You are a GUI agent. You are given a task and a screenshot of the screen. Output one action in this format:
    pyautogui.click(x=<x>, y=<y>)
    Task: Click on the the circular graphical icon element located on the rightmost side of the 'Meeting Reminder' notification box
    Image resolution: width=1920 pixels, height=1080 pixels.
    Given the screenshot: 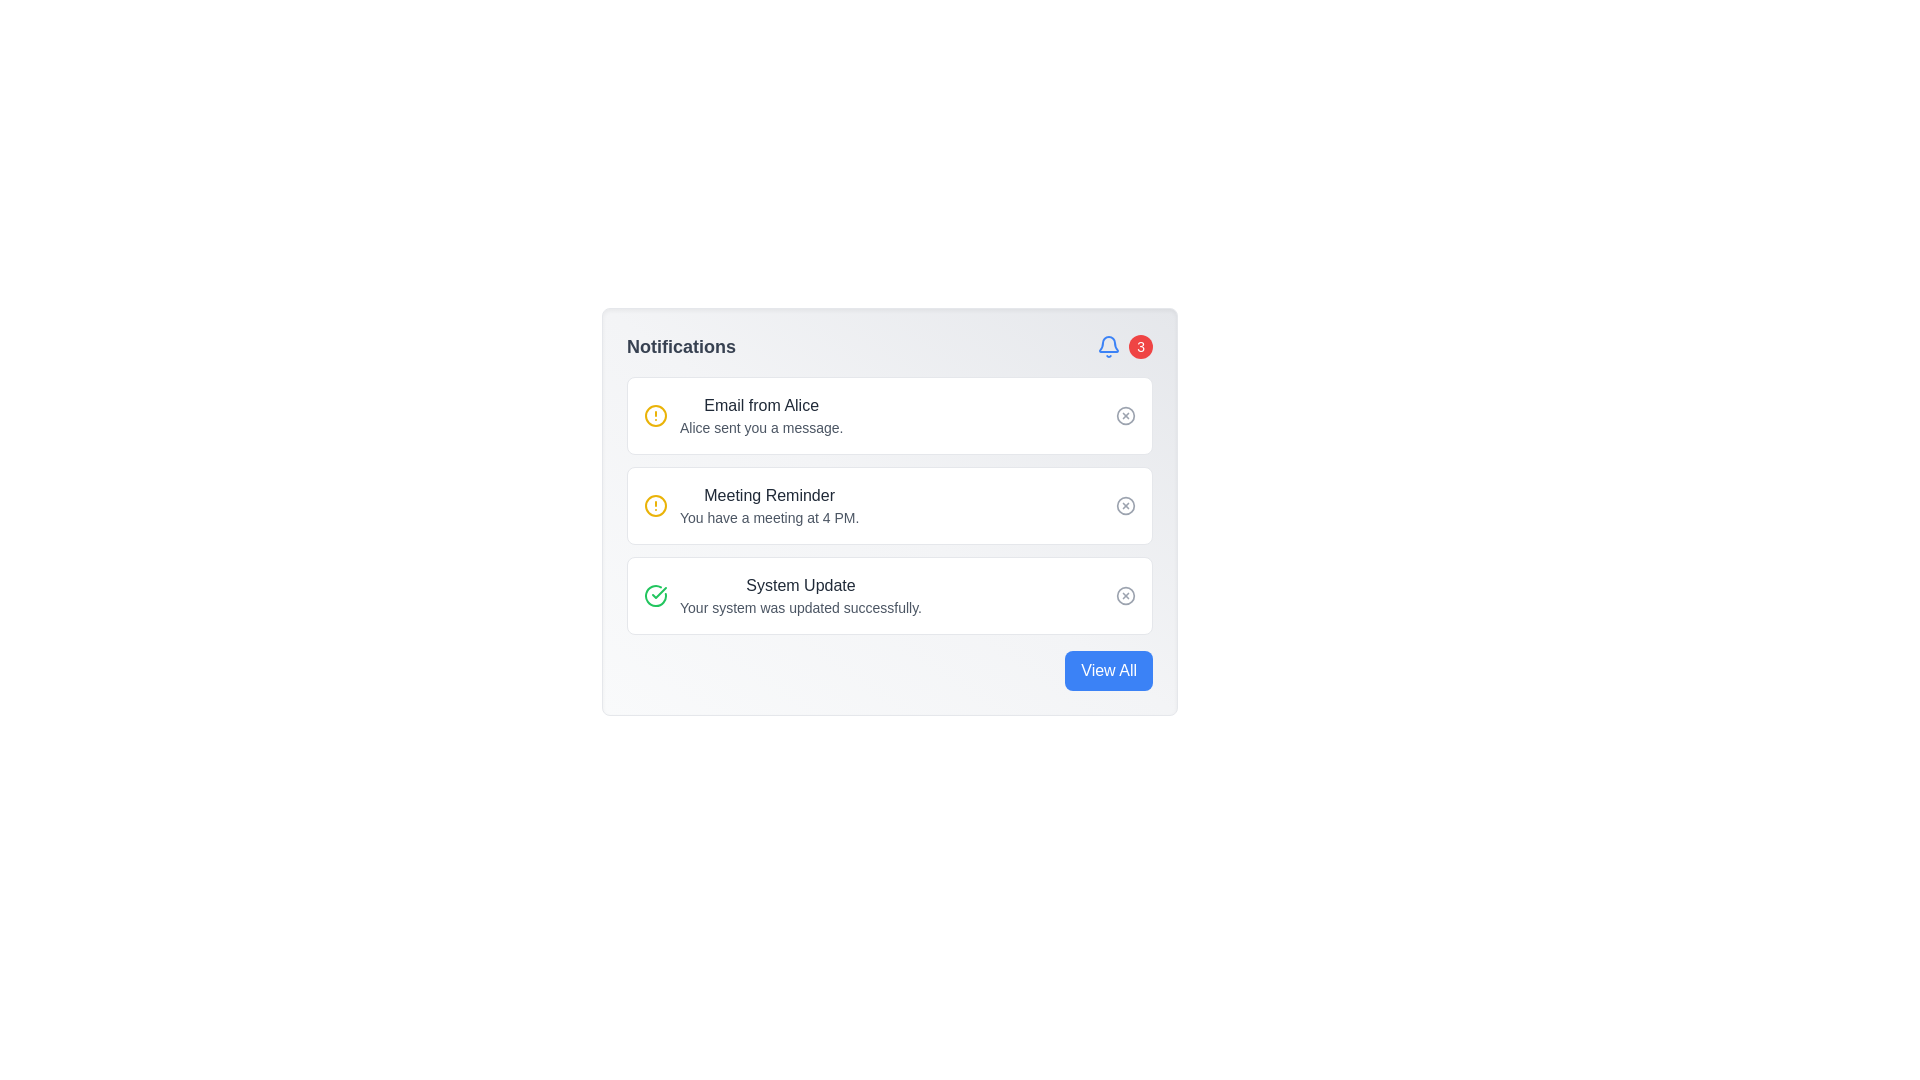 What is the action you would take?
    pyautogui.click(x=1126, y=504)
    